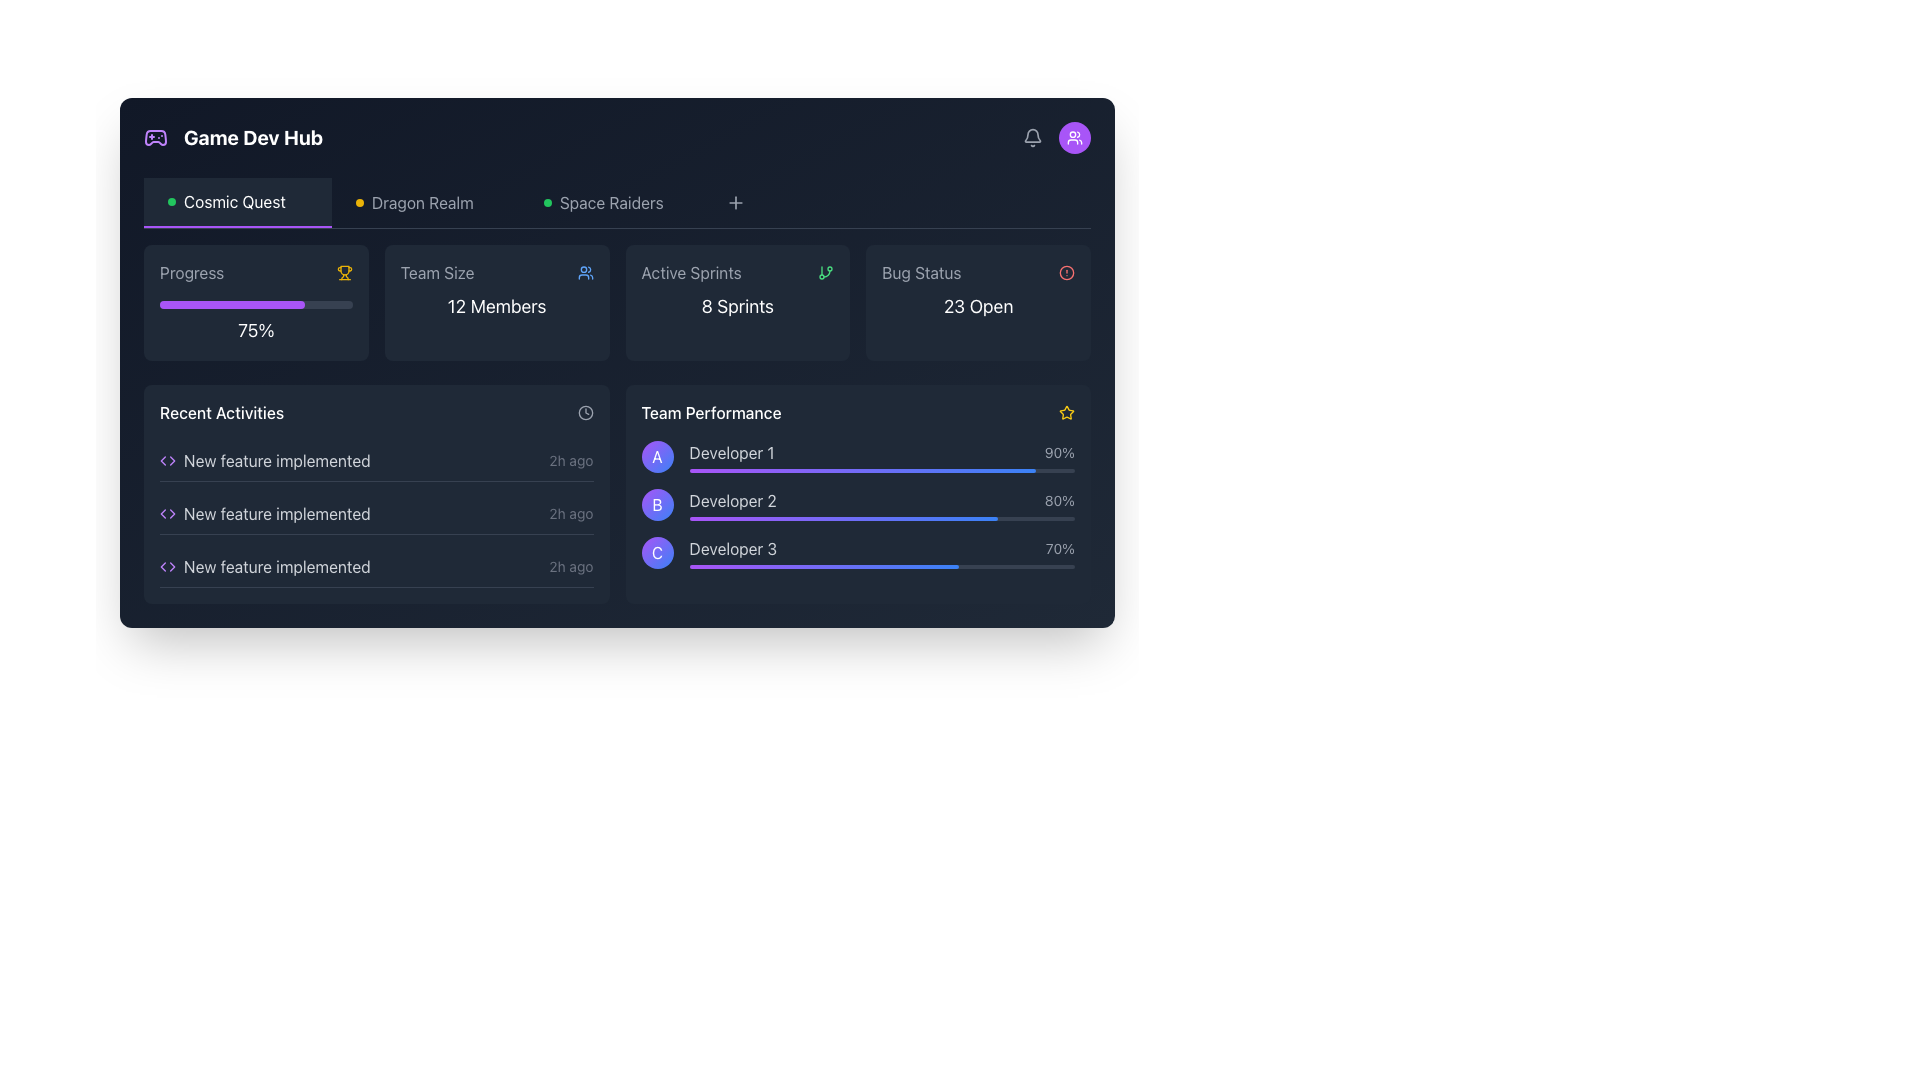  I want to click on the Text Display element in the 'Recent Activities' section that informs about the implementation of a new feature, which is the second item in the list, so click(276, 512).